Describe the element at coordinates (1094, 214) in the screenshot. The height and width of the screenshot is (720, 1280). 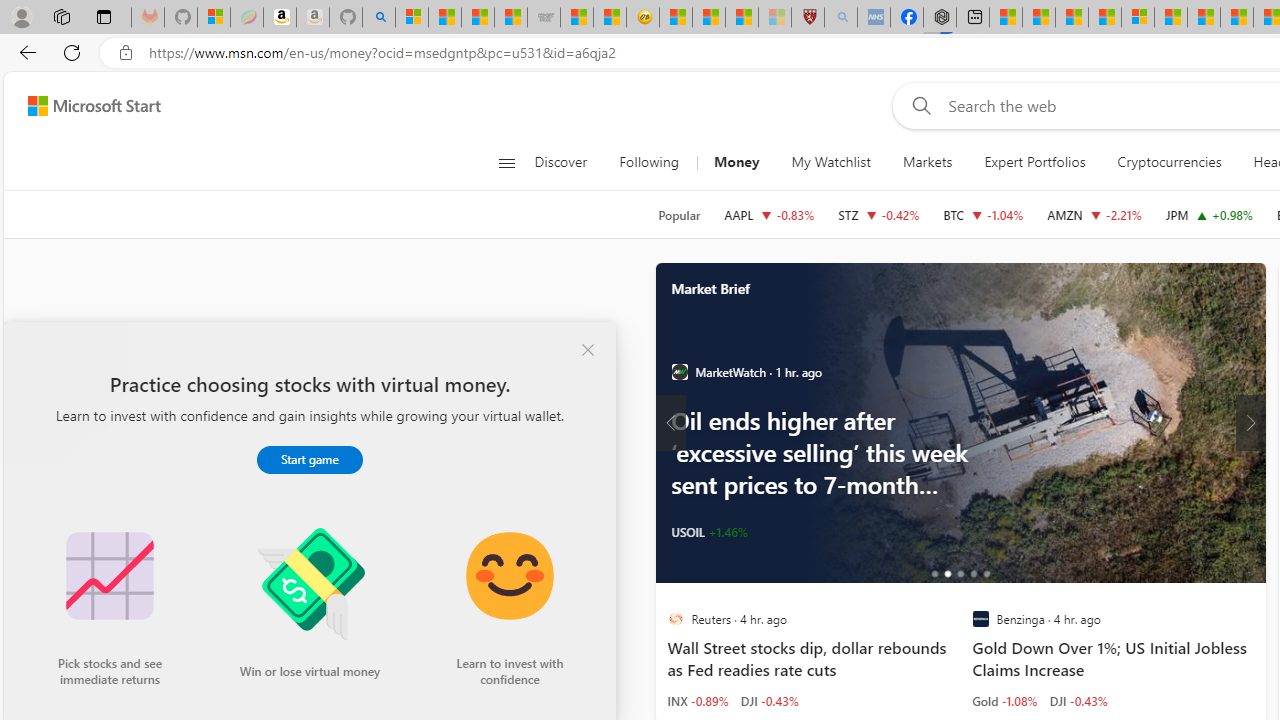
I see `'AMZN AMAZON.COM, INC. decrease 176.13 -3.98 -2.21%'` at that location.